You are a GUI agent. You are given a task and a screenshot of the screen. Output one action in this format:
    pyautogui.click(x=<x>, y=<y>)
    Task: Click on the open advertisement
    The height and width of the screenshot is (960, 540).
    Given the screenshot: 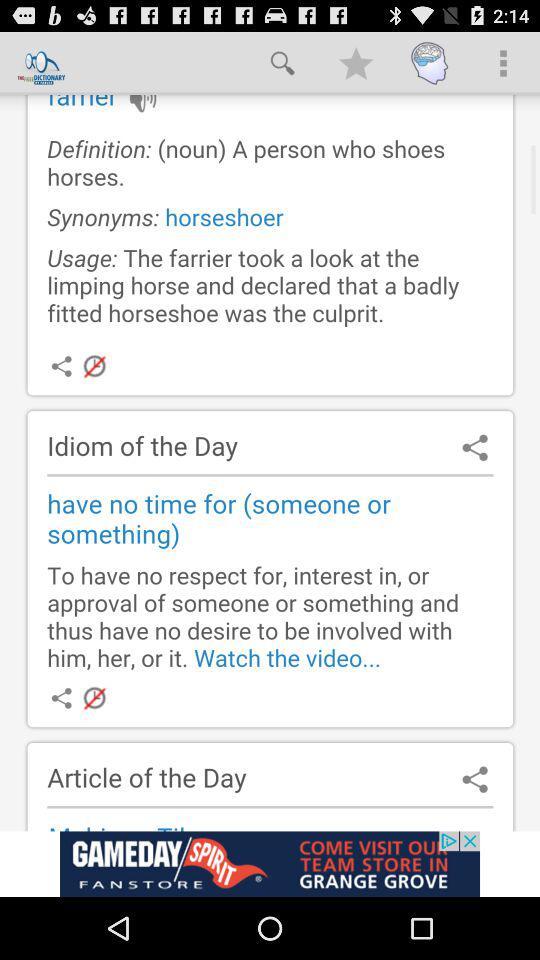 What is the action you would take?
    pyautogui.click(x=270, y=863)
    